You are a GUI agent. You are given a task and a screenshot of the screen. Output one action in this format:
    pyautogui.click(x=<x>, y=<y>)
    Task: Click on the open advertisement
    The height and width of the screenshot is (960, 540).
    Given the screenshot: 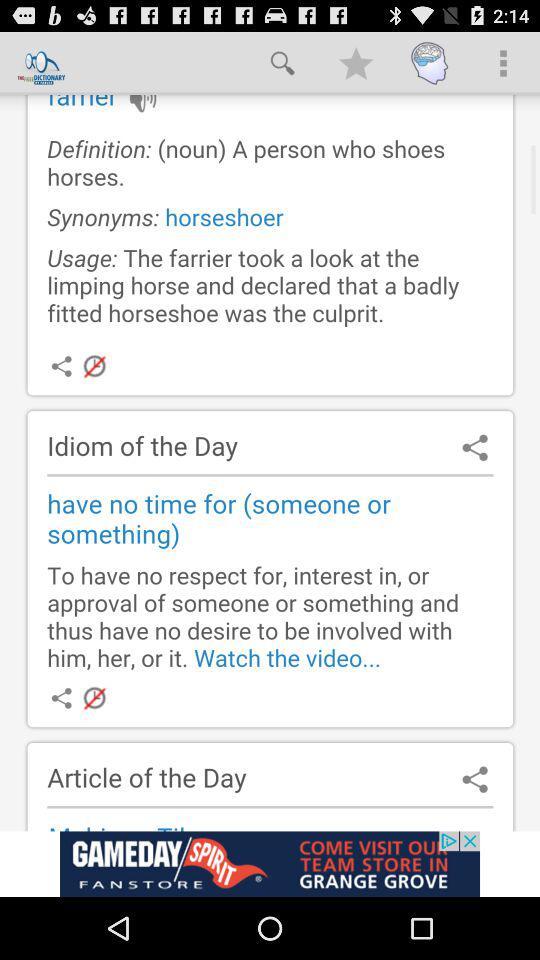 What is the action you would take?
    pyautogui.click(x=270, y=863)
    